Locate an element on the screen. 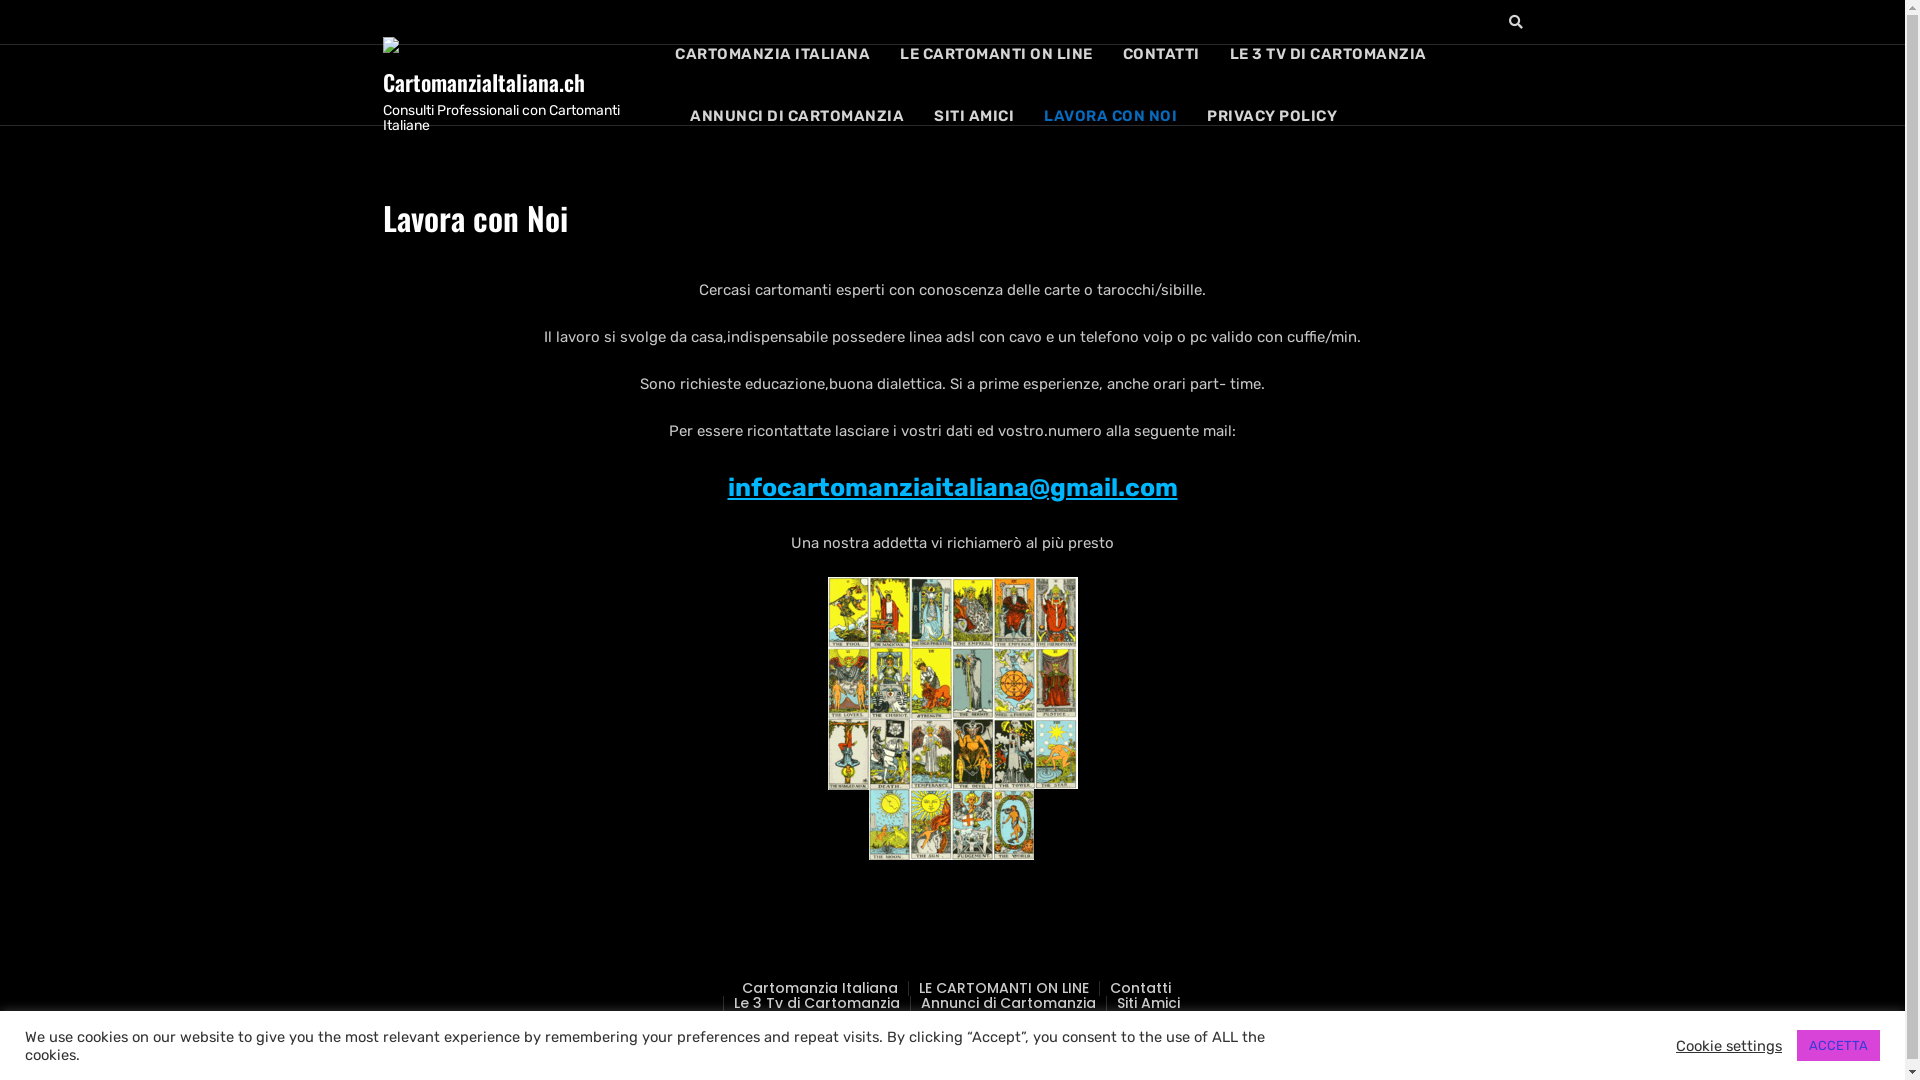 The image size is (1920, 1080). 'infocartomanziaitaliana@gmail.com' is located at coordinates (952, 487).